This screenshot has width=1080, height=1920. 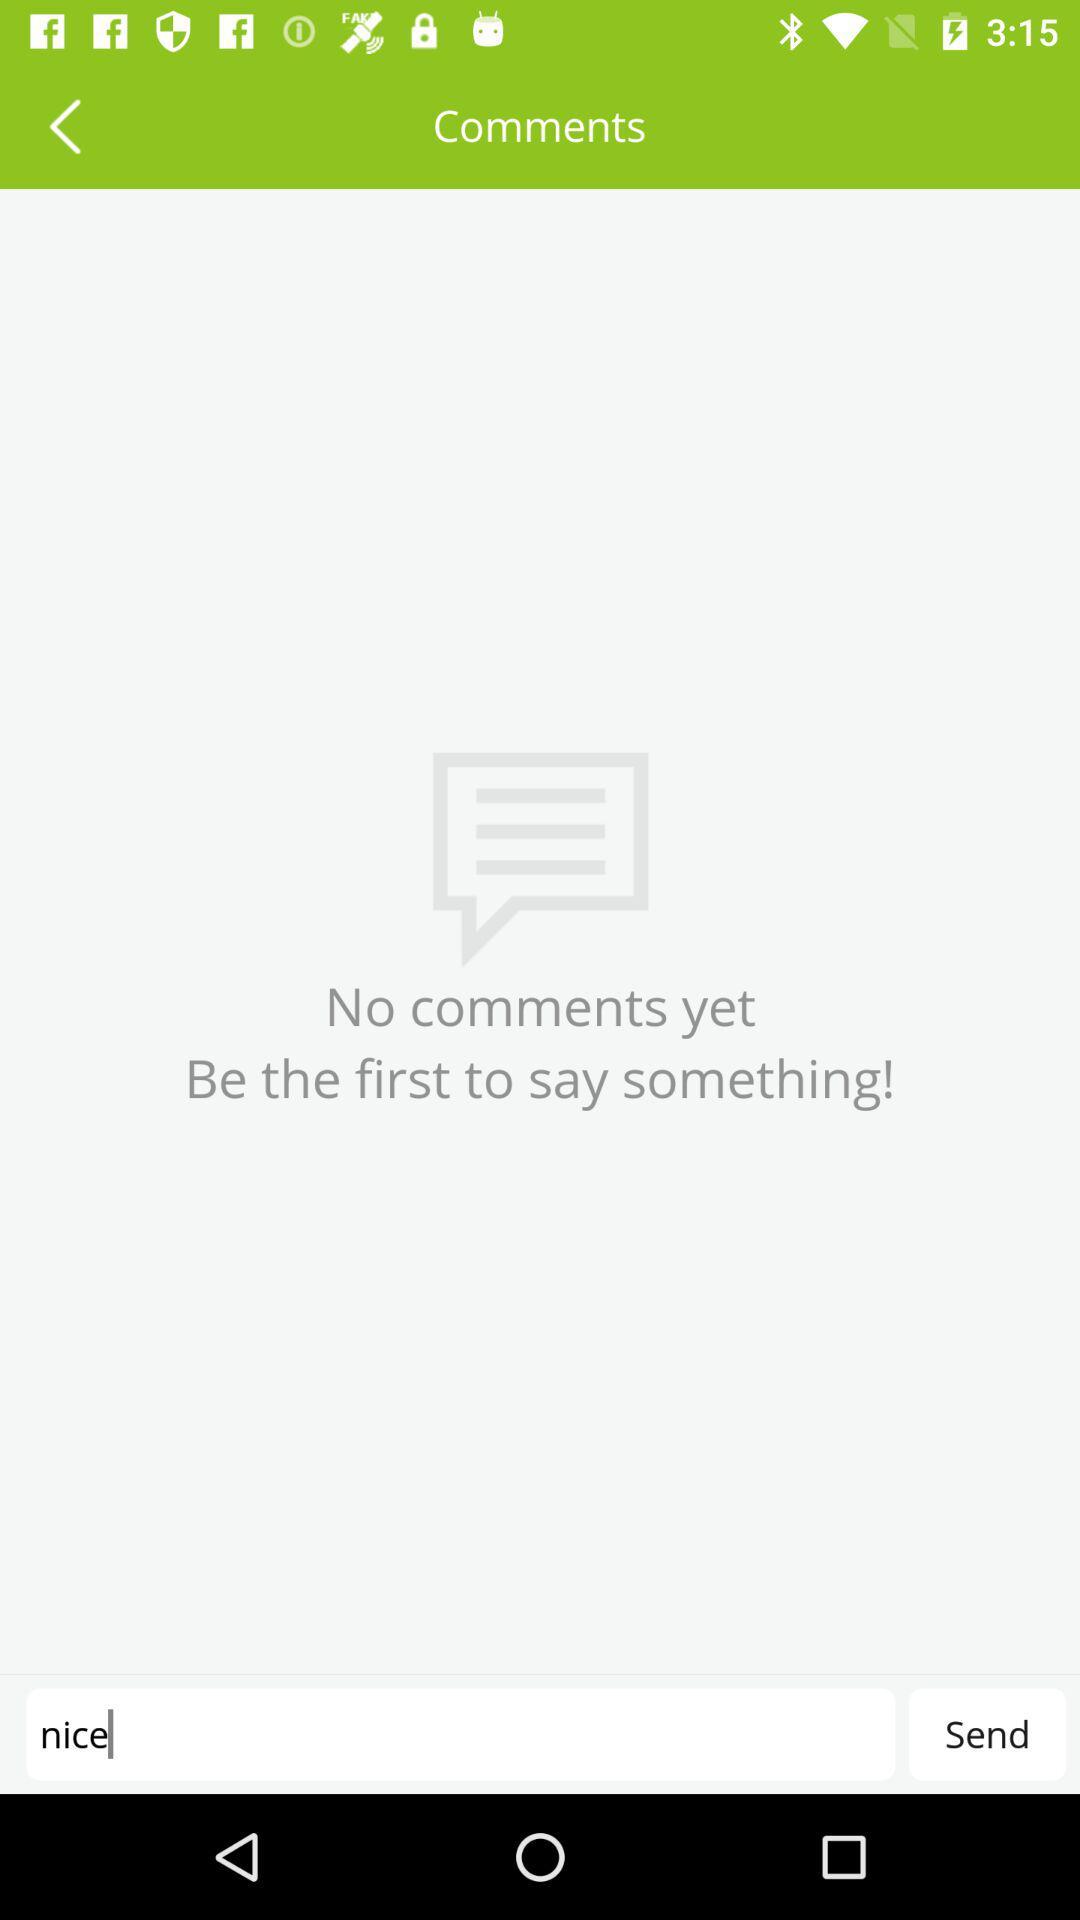 I want to click on the item to the left of send icon, so click(x=460, y=1733).